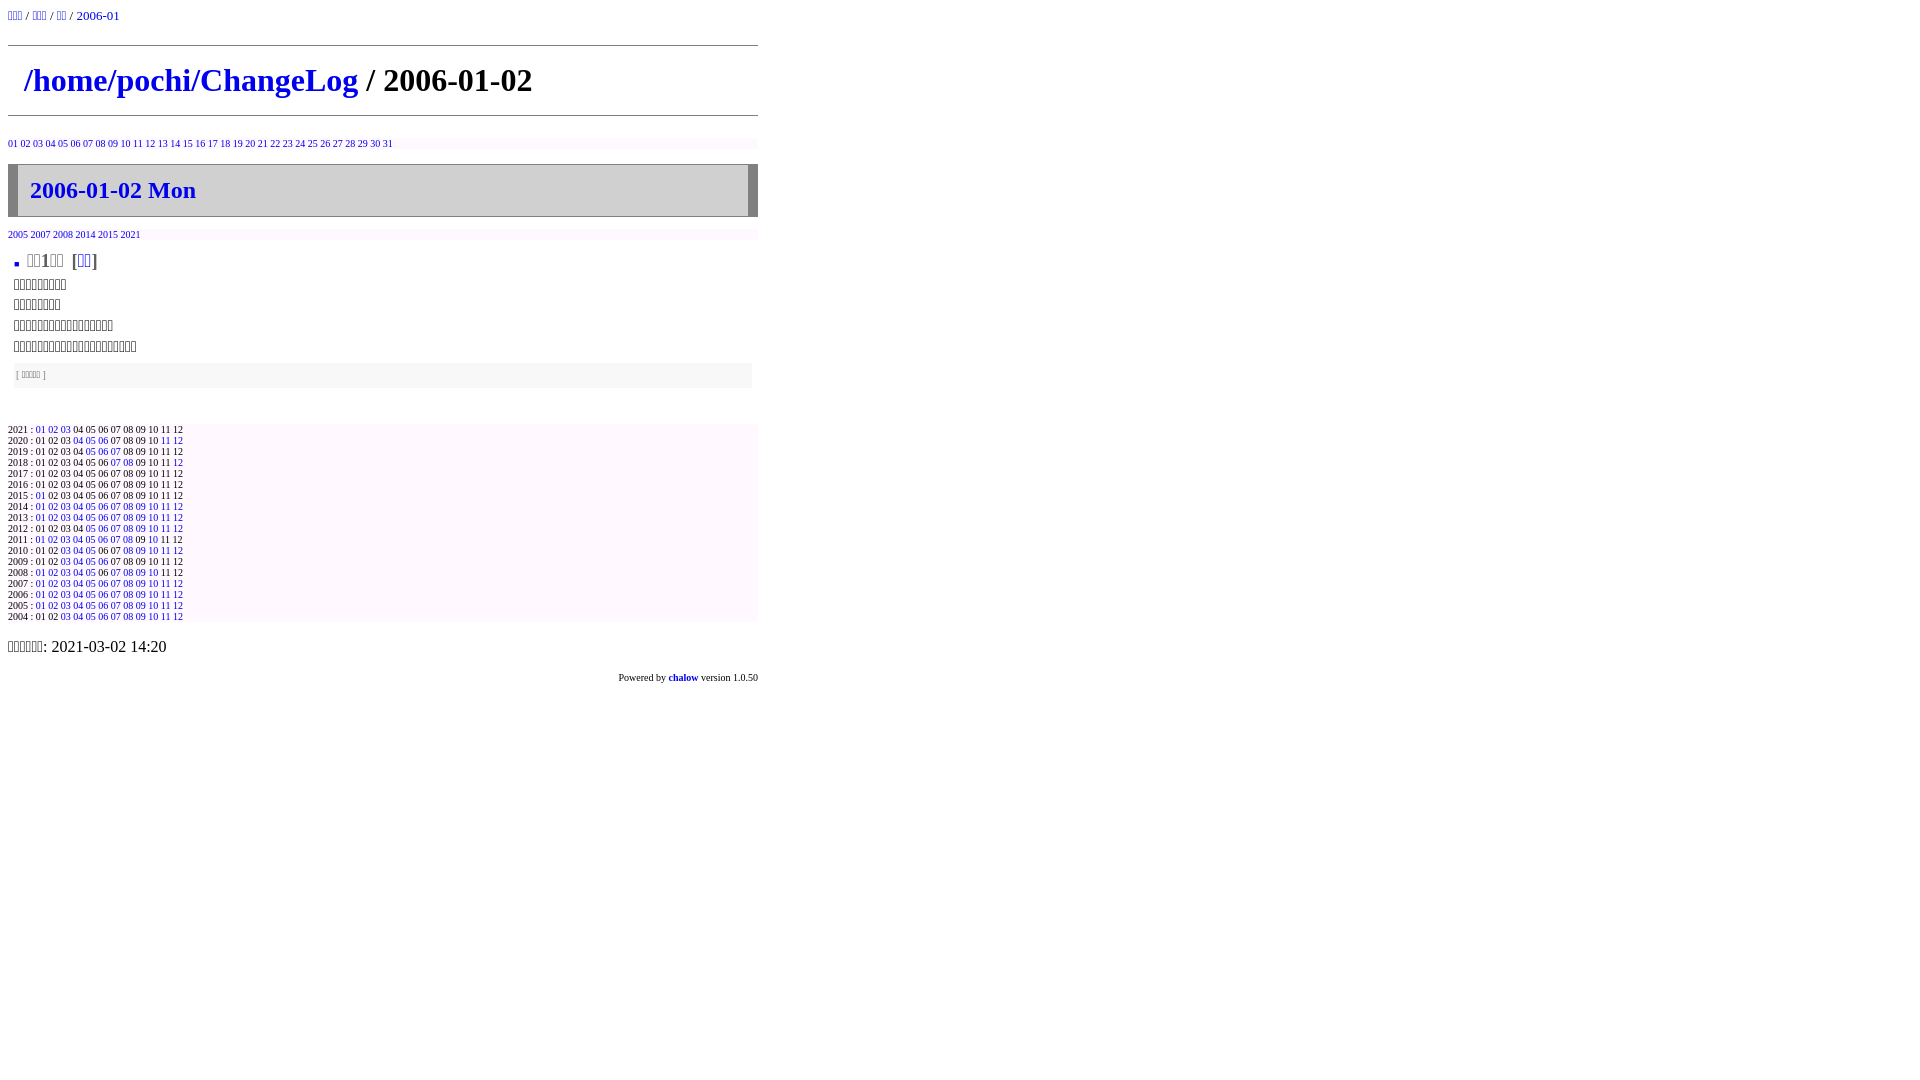 The image size is (1920, 1080). I want to click on '14', so click(174, 142).